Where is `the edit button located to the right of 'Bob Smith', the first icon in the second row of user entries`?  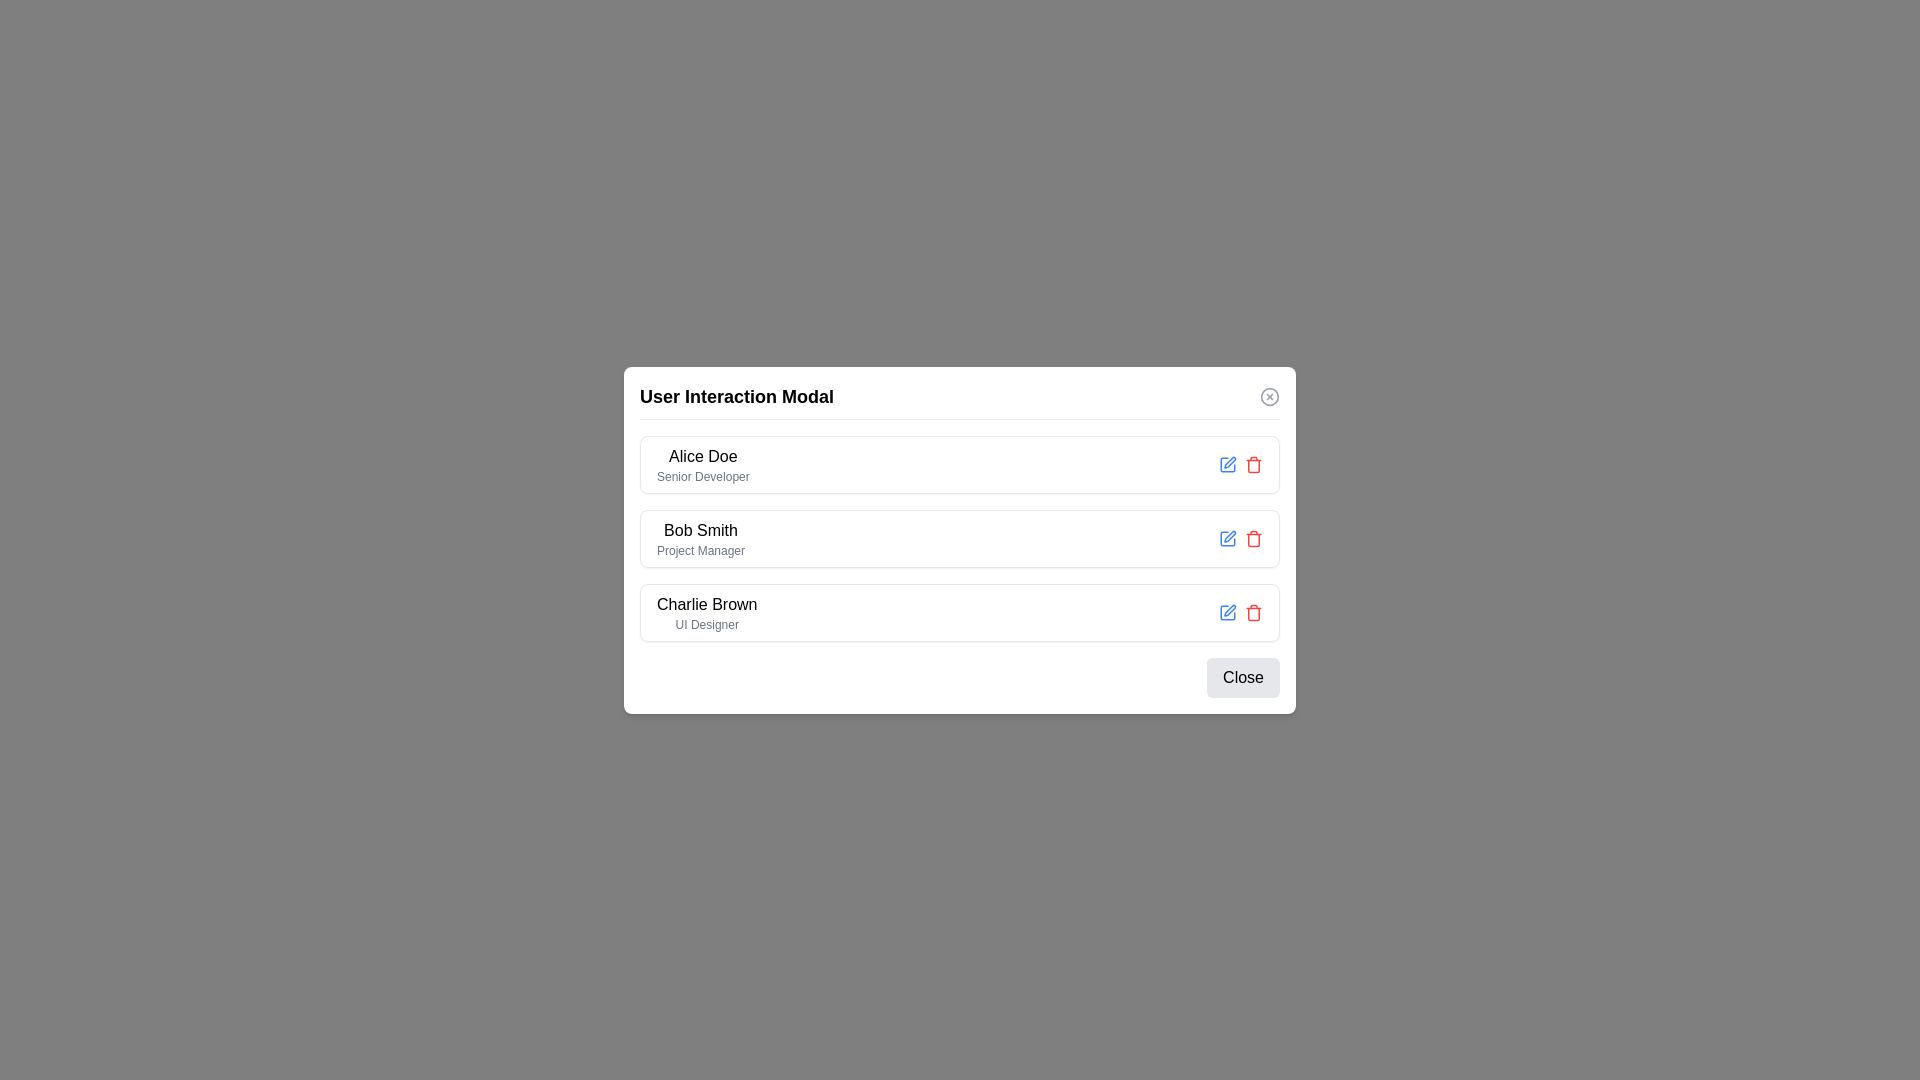
the edit button located to the right of 'Bob Smith', the first icon in the second row of user entries is located at coordinates (1227, 537).